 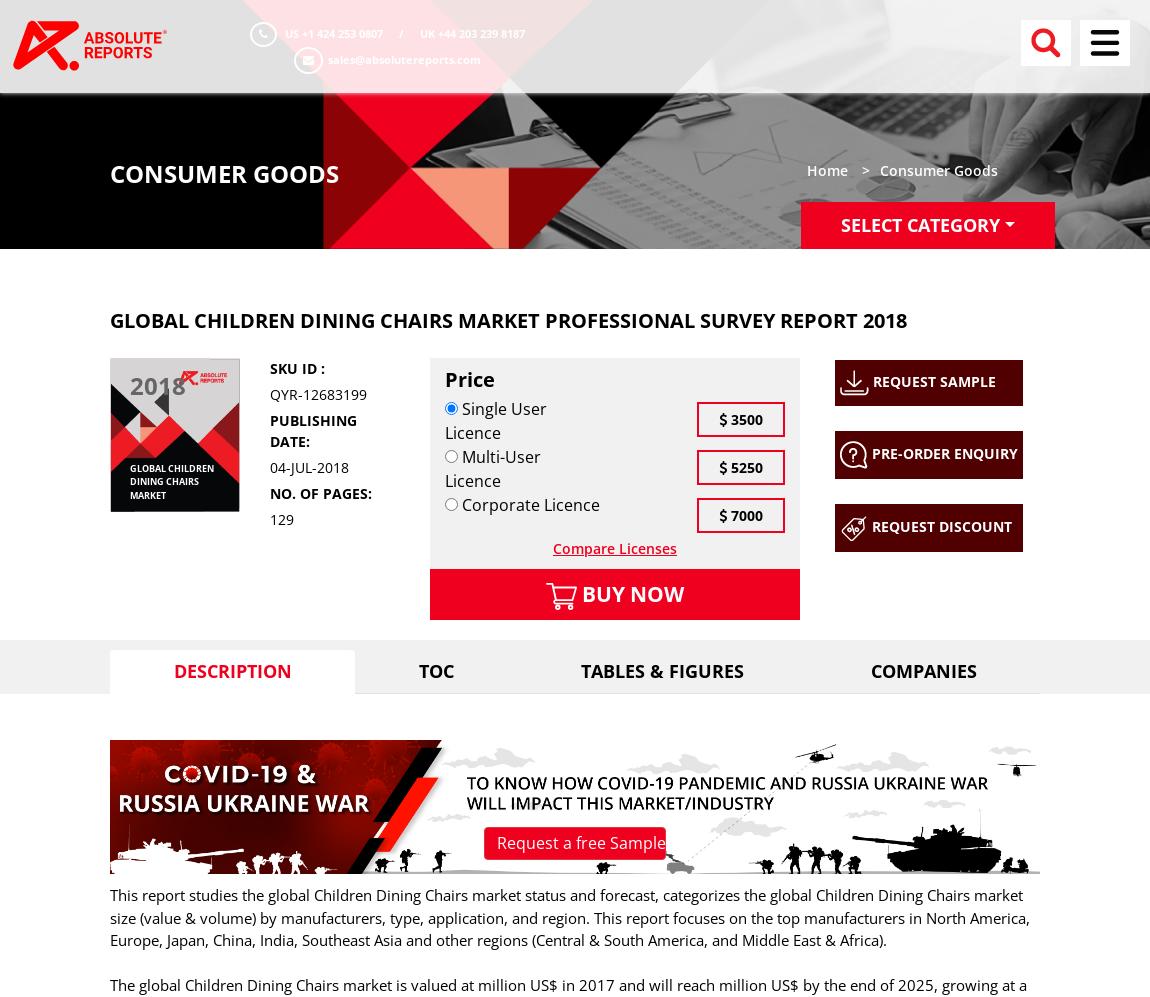 I want to click on 'Request Discount', so click(x=941, y=524).